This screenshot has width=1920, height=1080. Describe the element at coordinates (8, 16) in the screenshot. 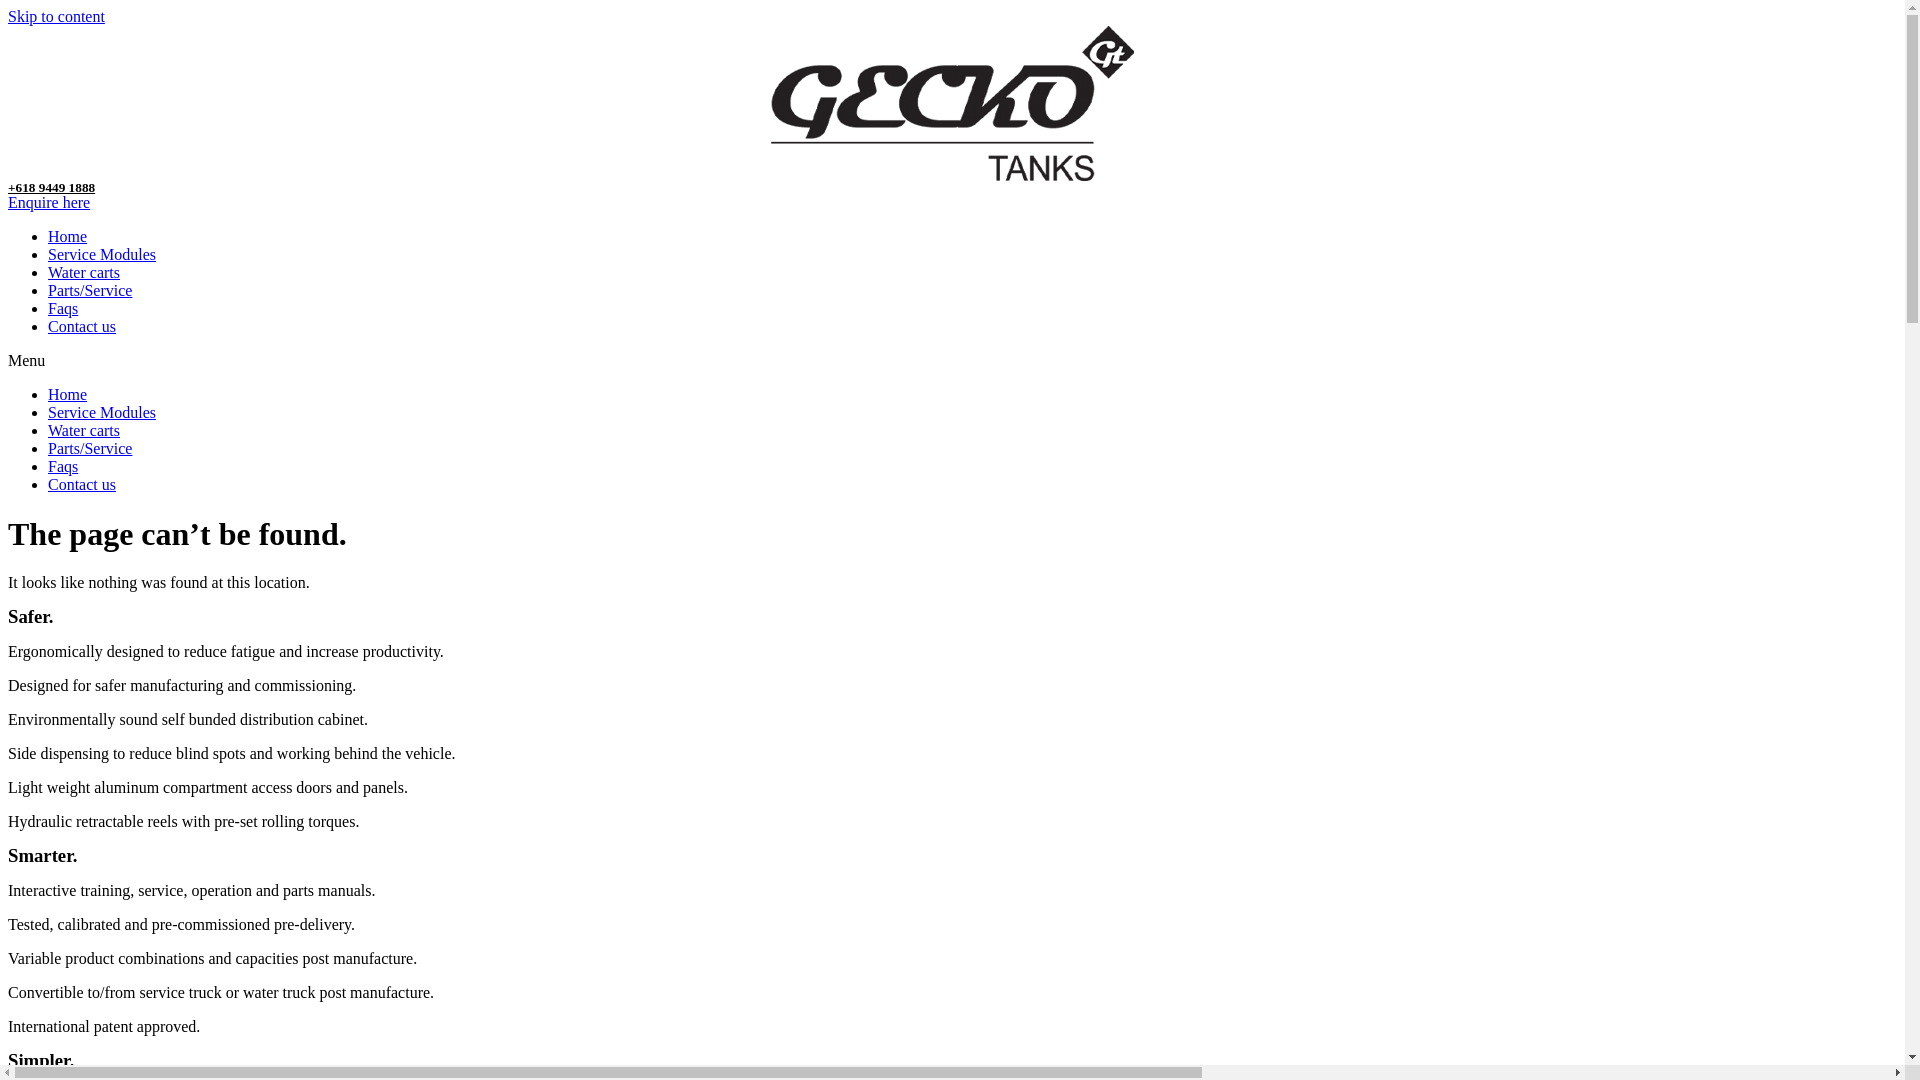

I see `'Skip to content'` at that location.